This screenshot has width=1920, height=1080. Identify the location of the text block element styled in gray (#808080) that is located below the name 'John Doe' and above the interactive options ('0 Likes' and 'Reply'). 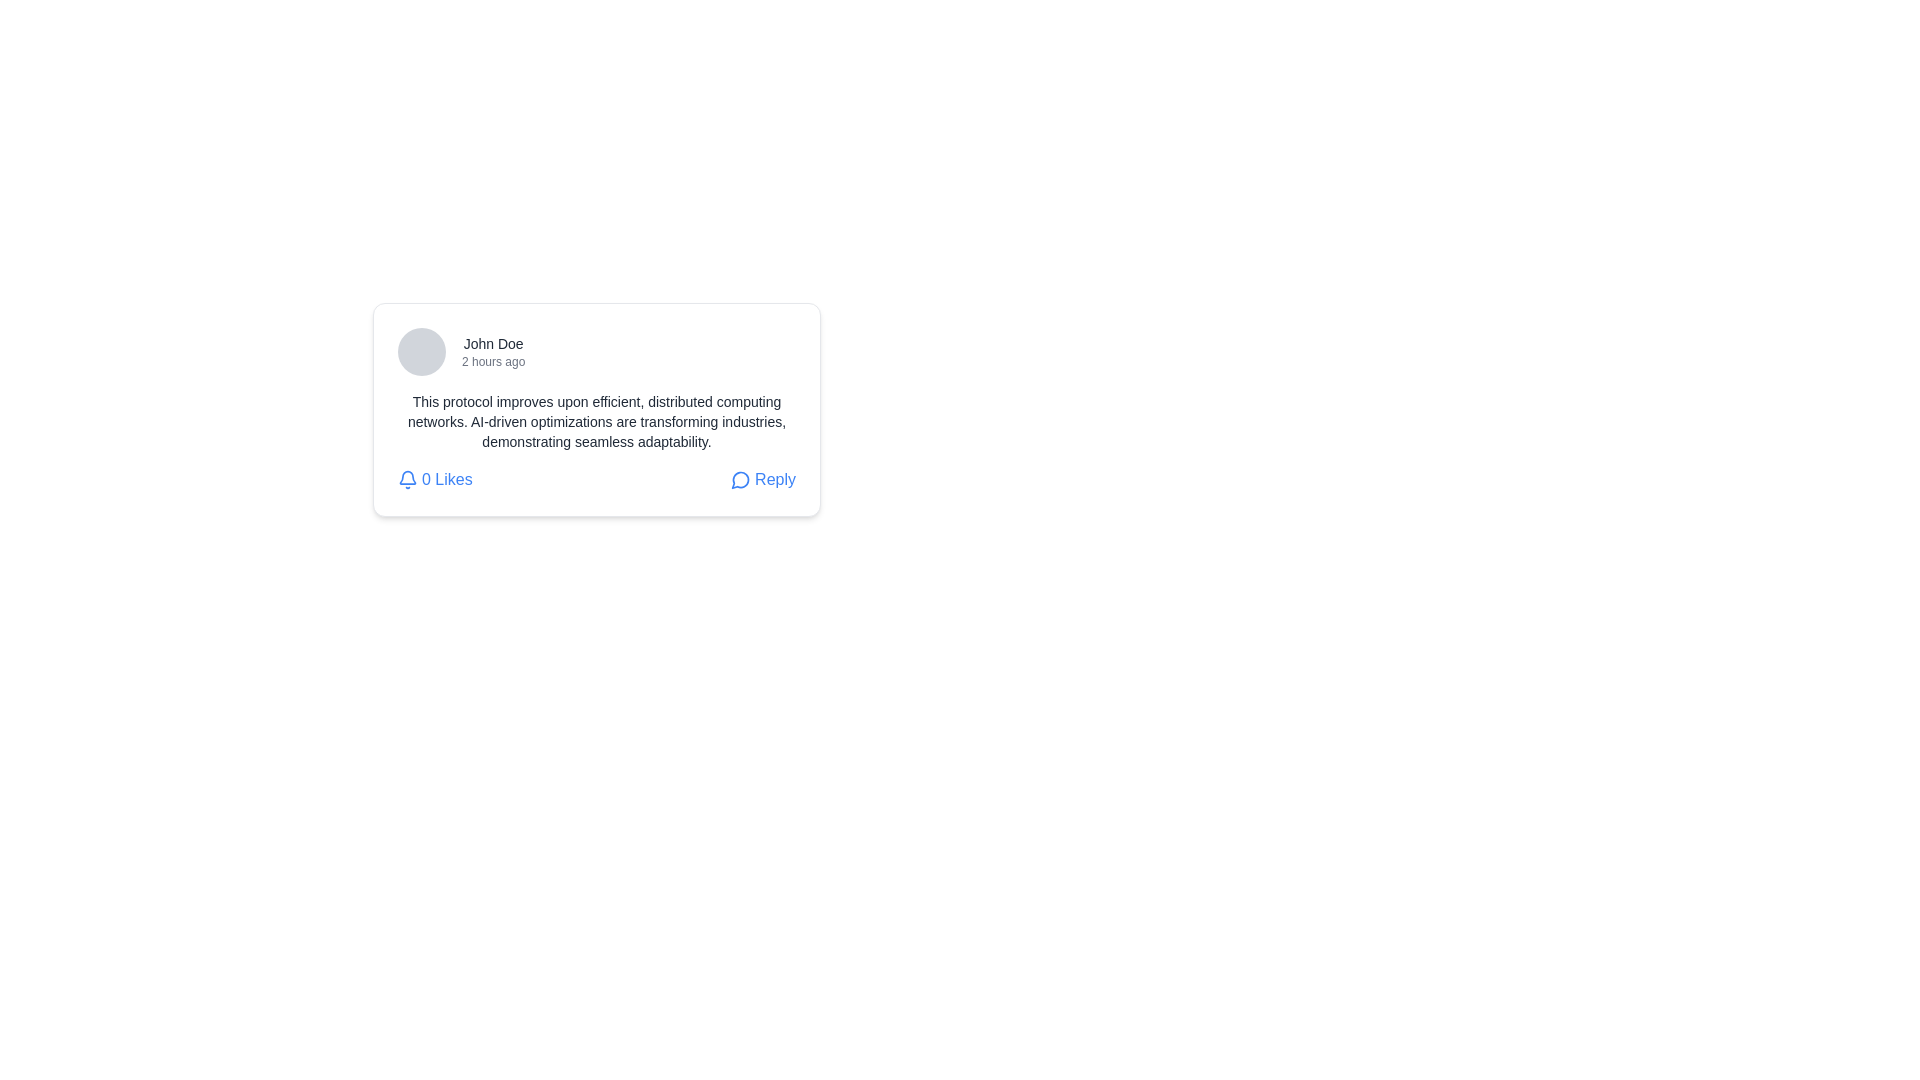
(595, 420).